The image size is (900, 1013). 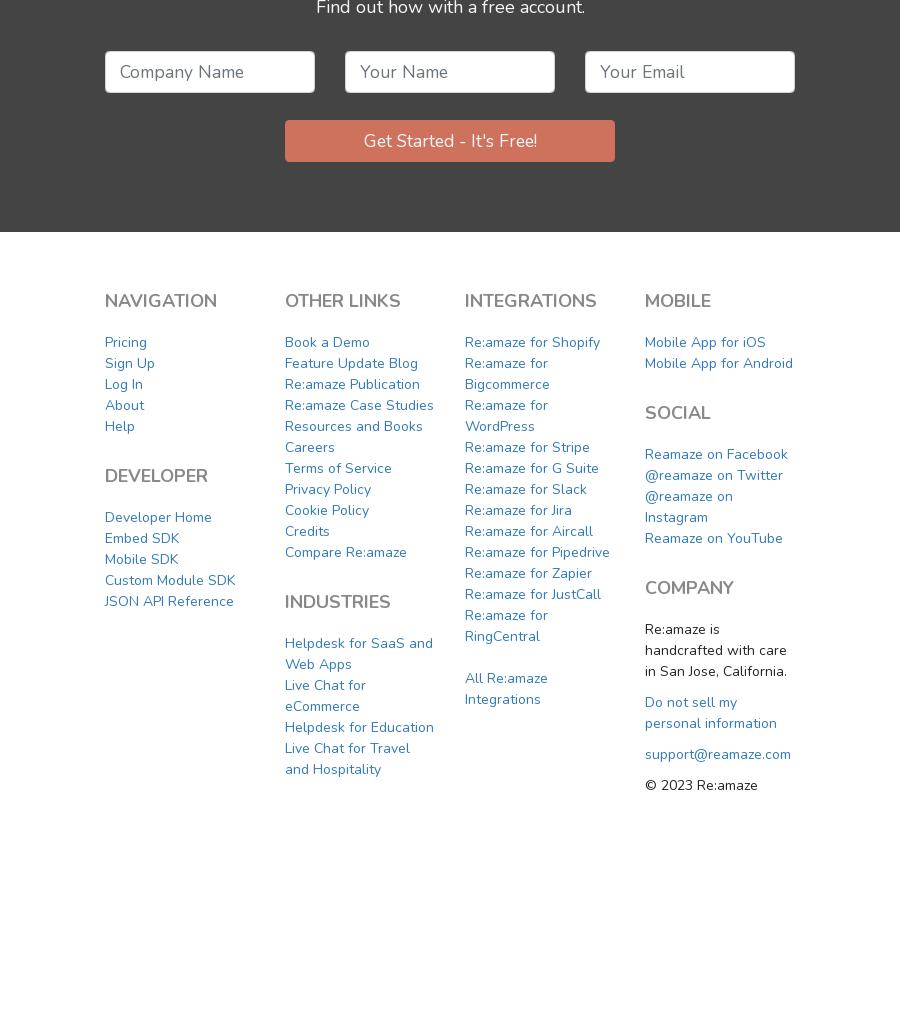 I want to click on 'Mobile App for Android', so click(x=718, y=362).